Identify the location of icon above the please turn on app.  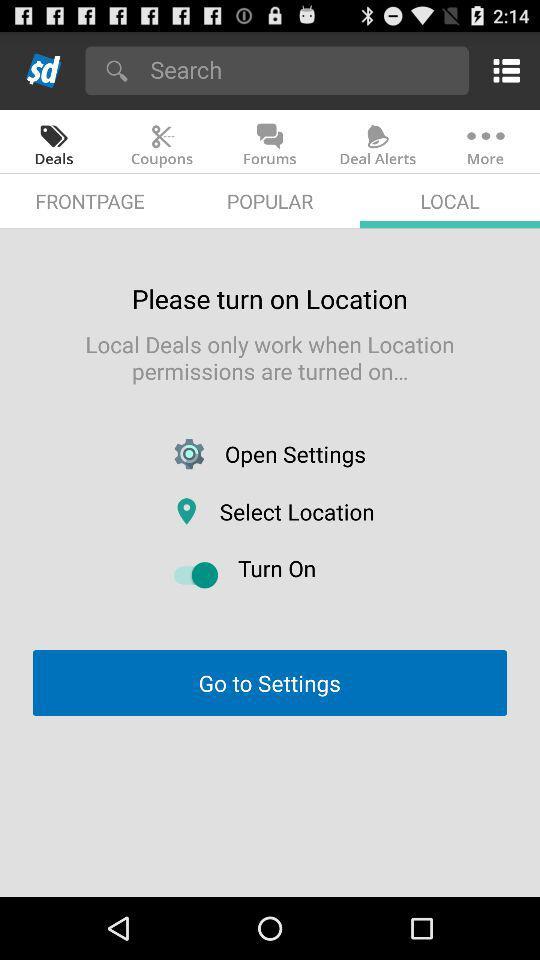
(270, 201).